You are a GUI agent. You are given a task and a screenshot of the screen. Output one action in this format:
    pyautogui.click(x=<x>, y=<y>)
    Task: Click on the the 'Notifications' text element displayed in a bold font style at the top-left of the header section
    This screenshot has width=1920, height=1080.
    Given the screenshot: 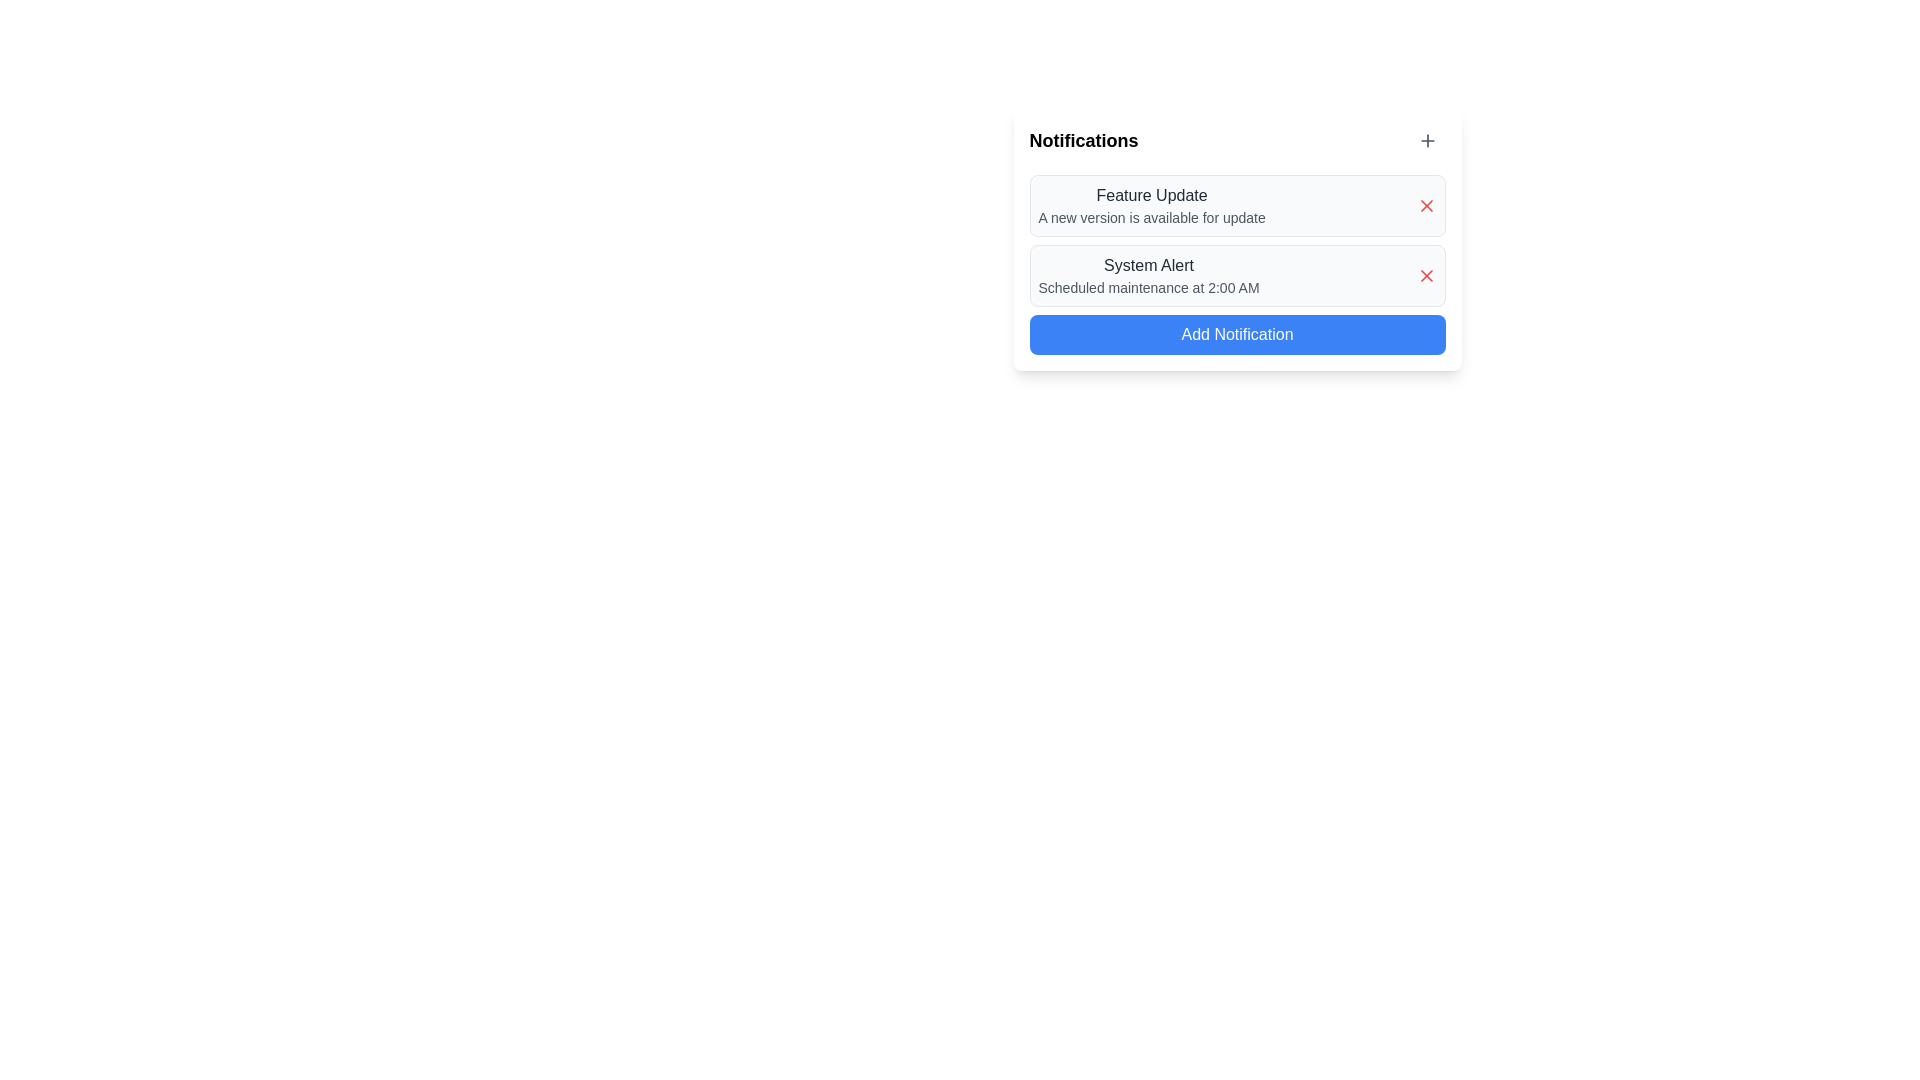 What is the action you would take?
    pyautogui.click(x=1083, y=140)
    